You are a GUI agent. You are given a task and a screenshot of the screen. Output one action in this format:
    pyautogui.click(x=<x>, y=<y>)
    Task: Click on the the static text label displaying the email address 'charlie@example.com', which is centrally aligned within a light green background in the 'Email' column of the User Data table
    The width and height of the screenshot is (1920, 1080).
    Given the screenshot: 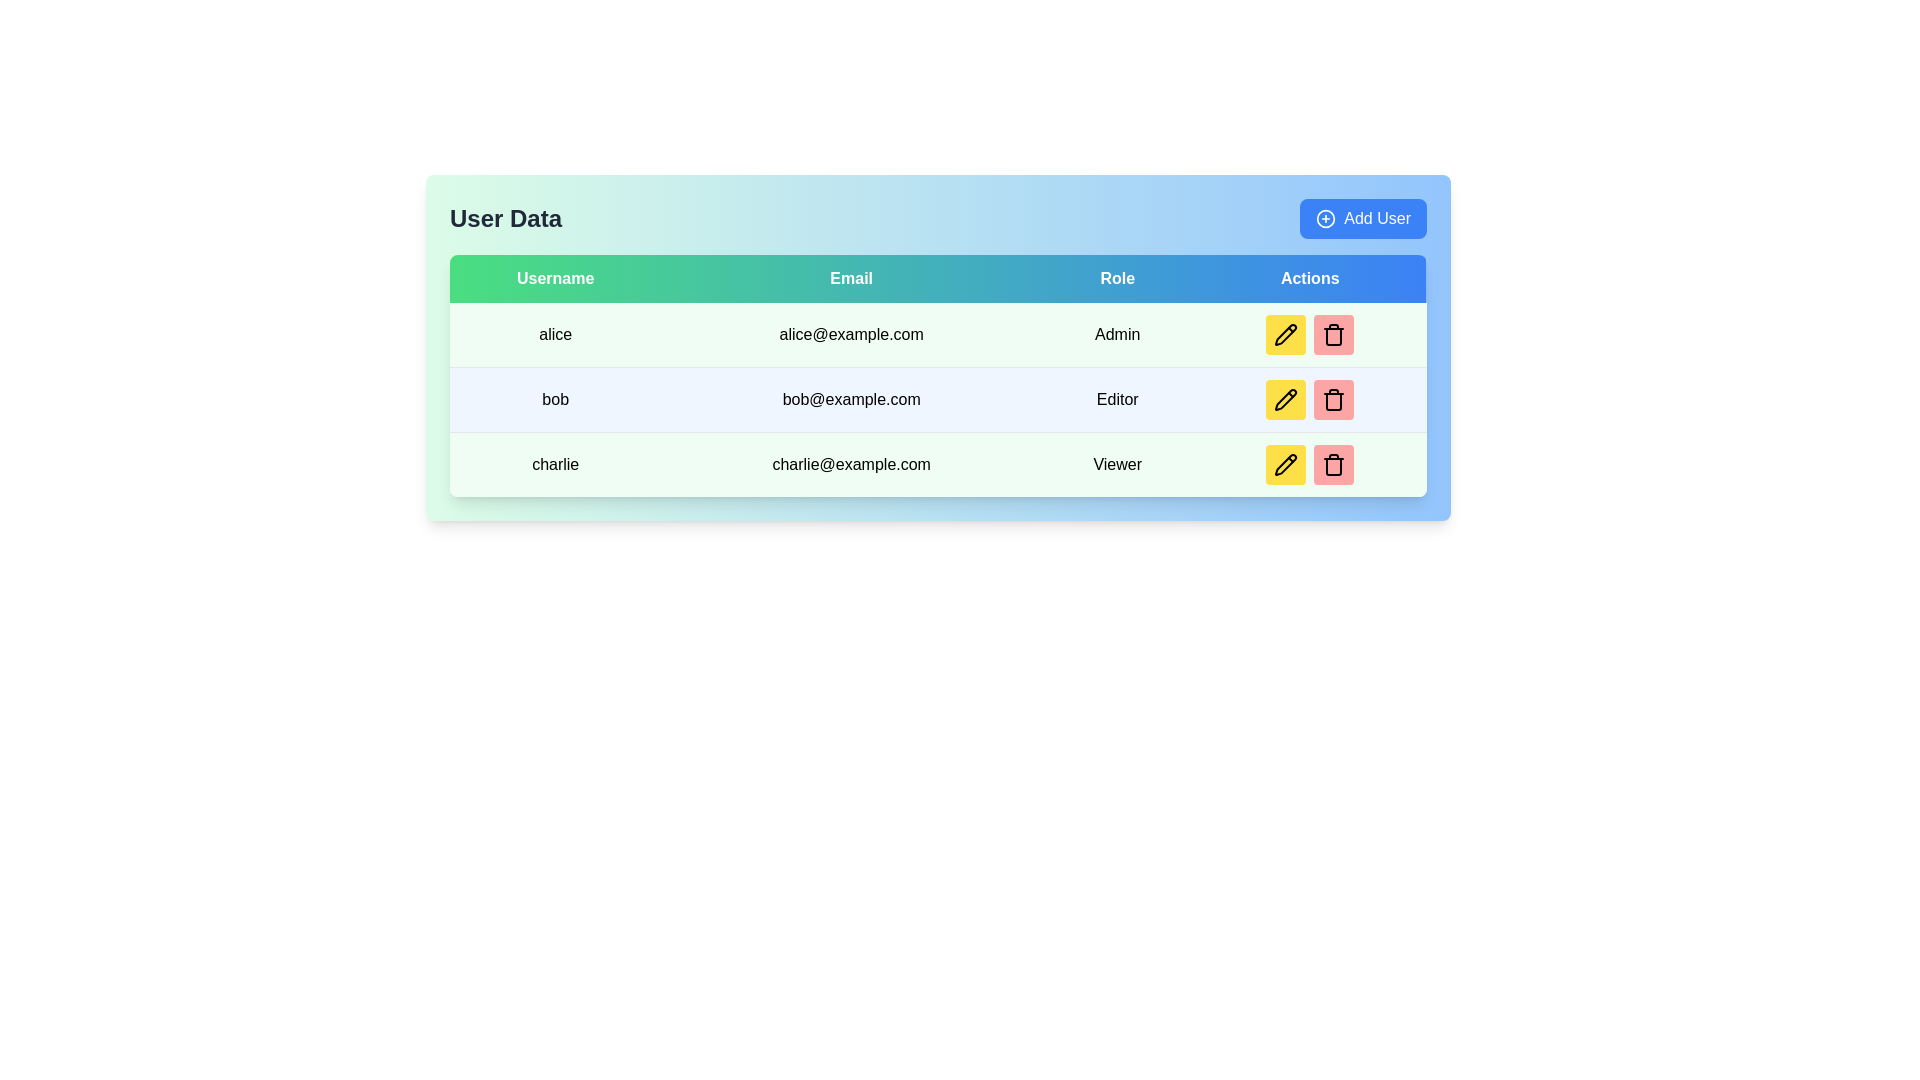 What is the action you would take?
    pyautogui.click(x=851, y=464)
    